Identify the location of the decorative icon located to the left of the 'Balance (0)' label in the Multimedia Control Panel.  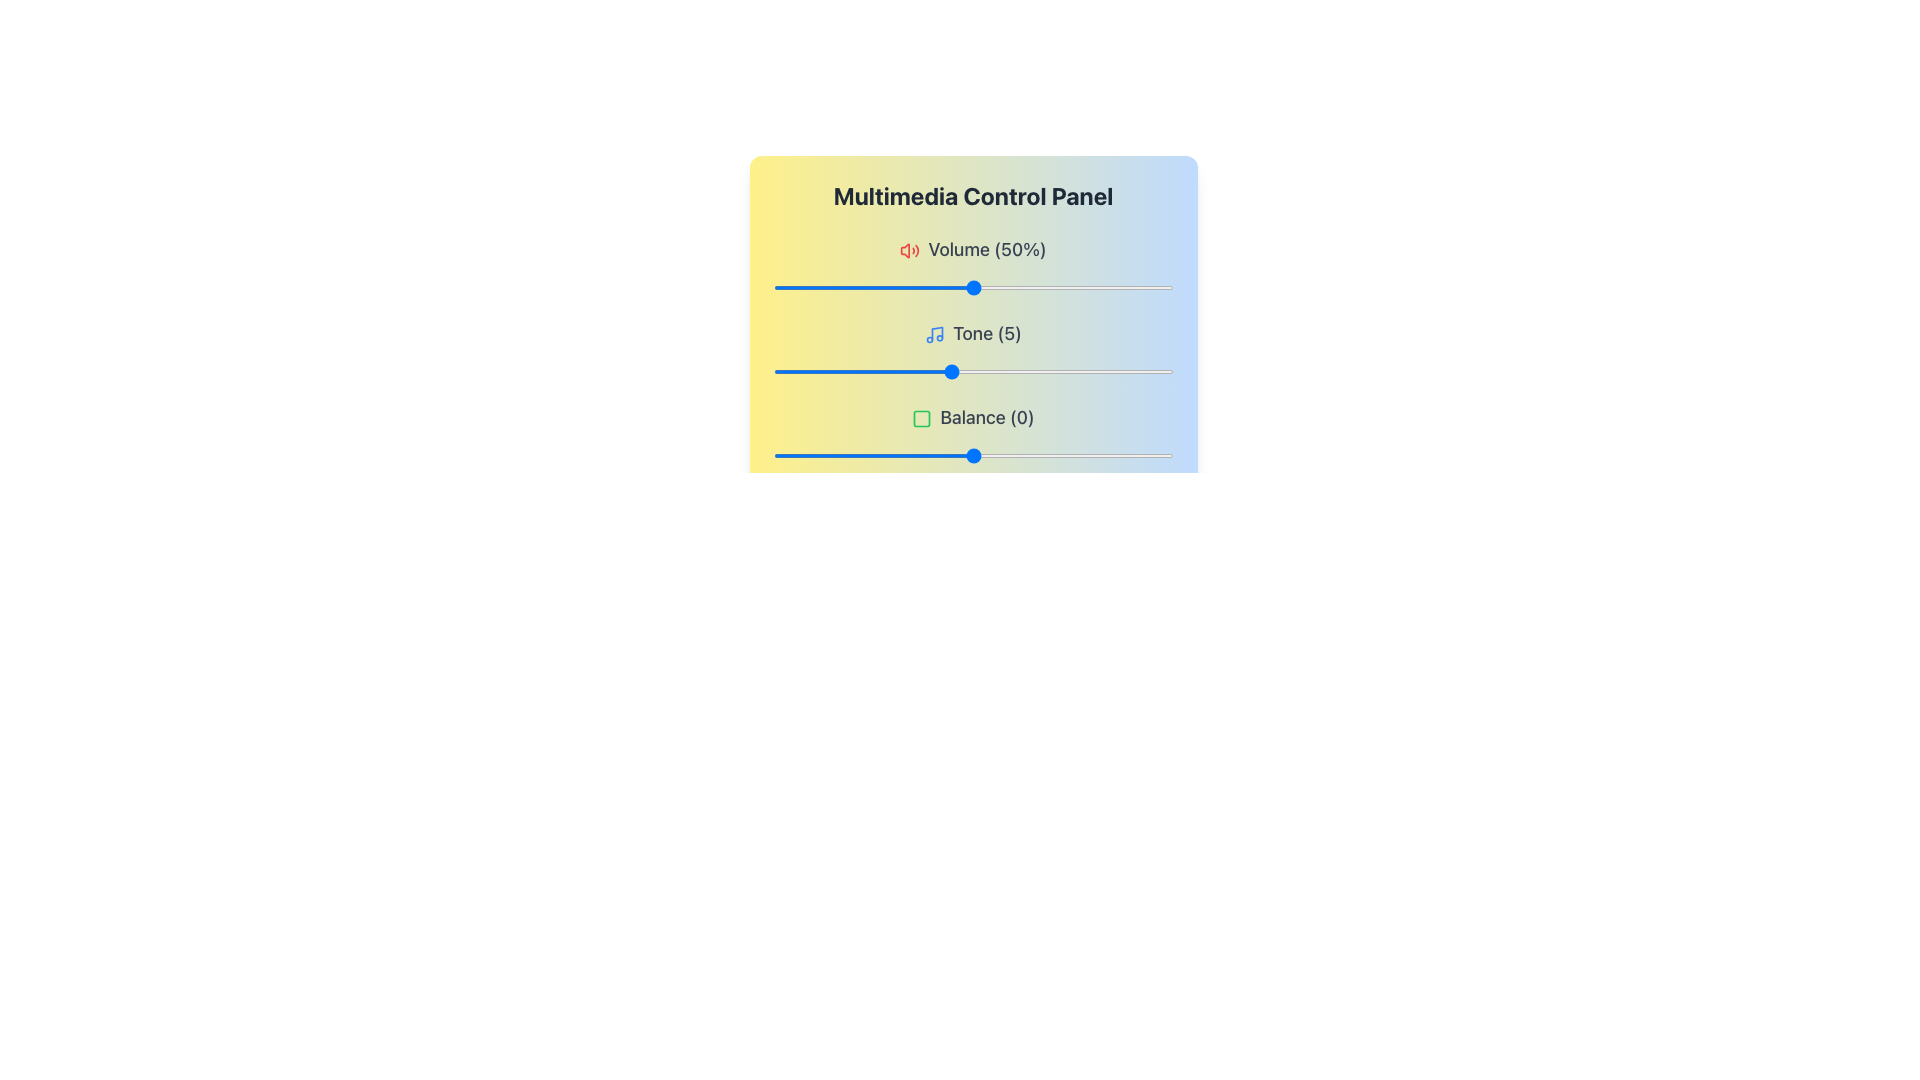
(921, 418).